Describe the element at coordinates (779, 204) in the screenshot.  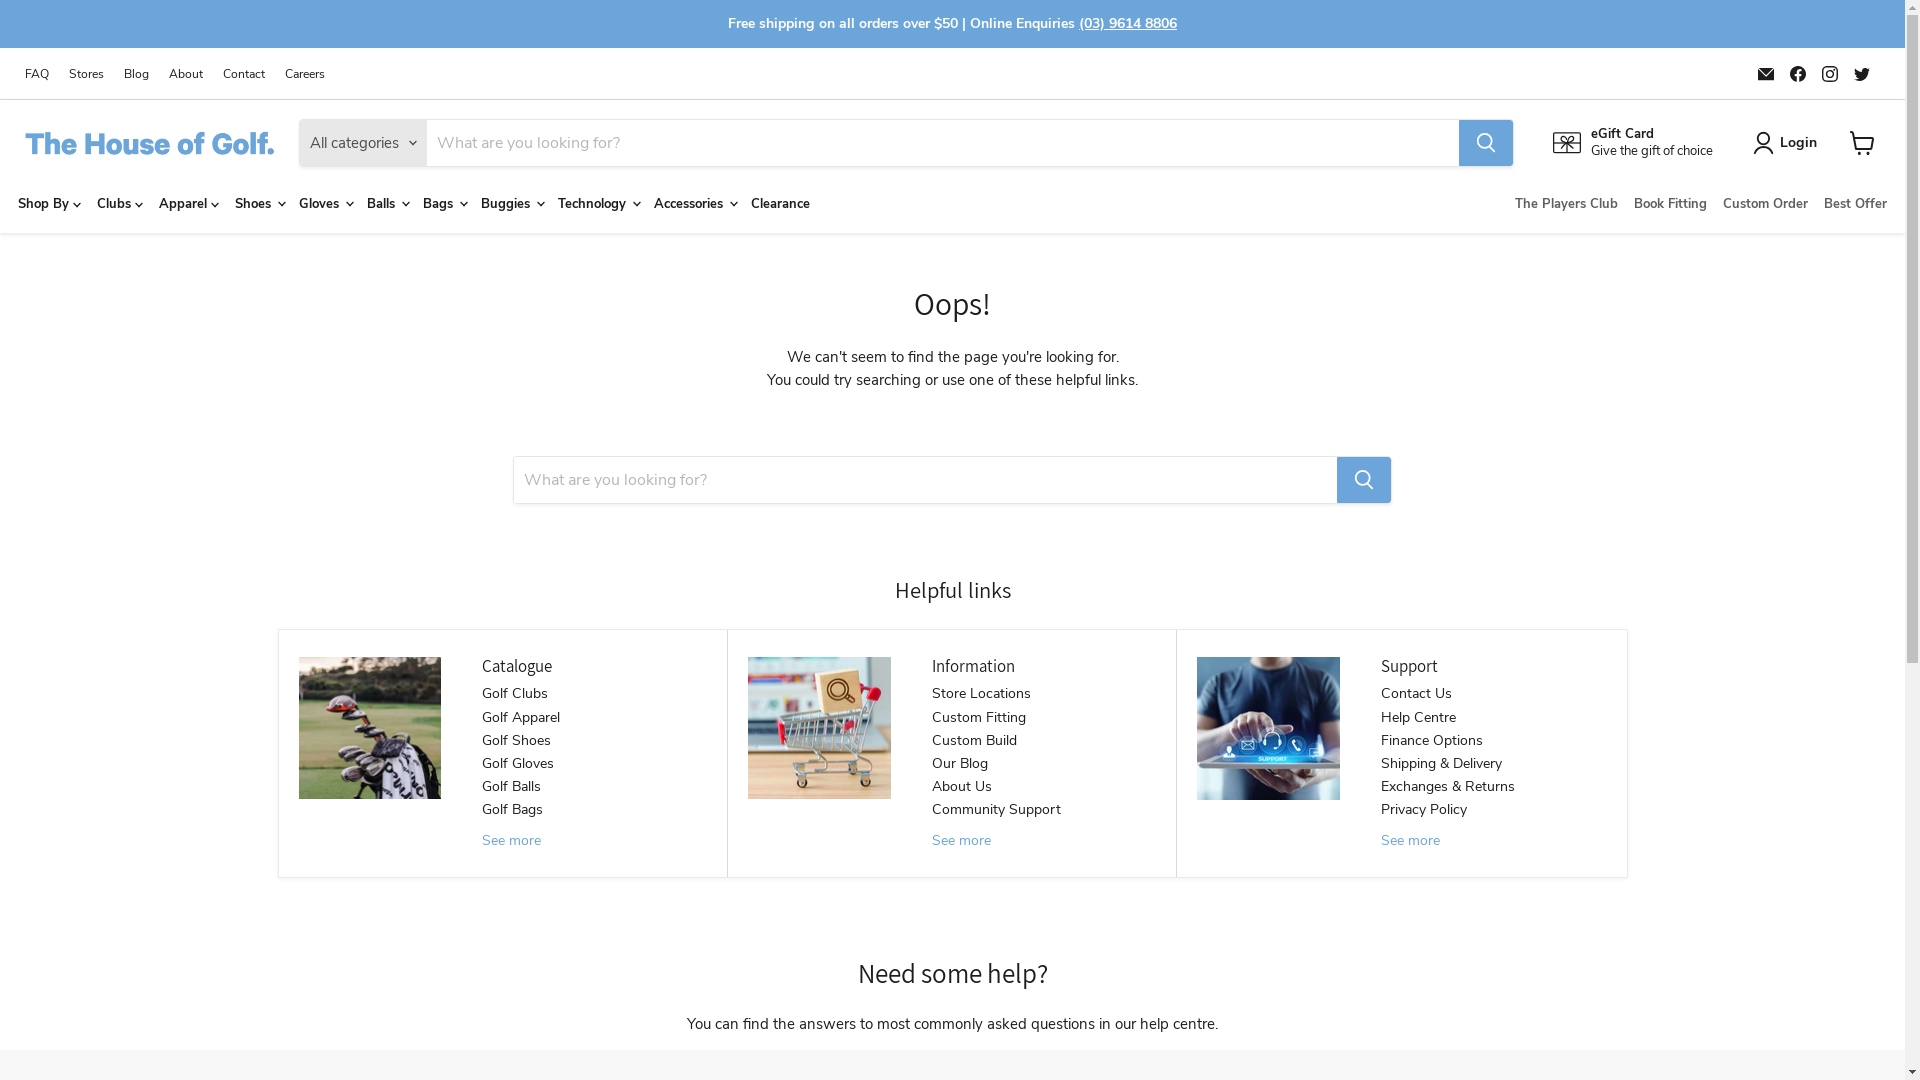
I see `'Clearance'` at that location.